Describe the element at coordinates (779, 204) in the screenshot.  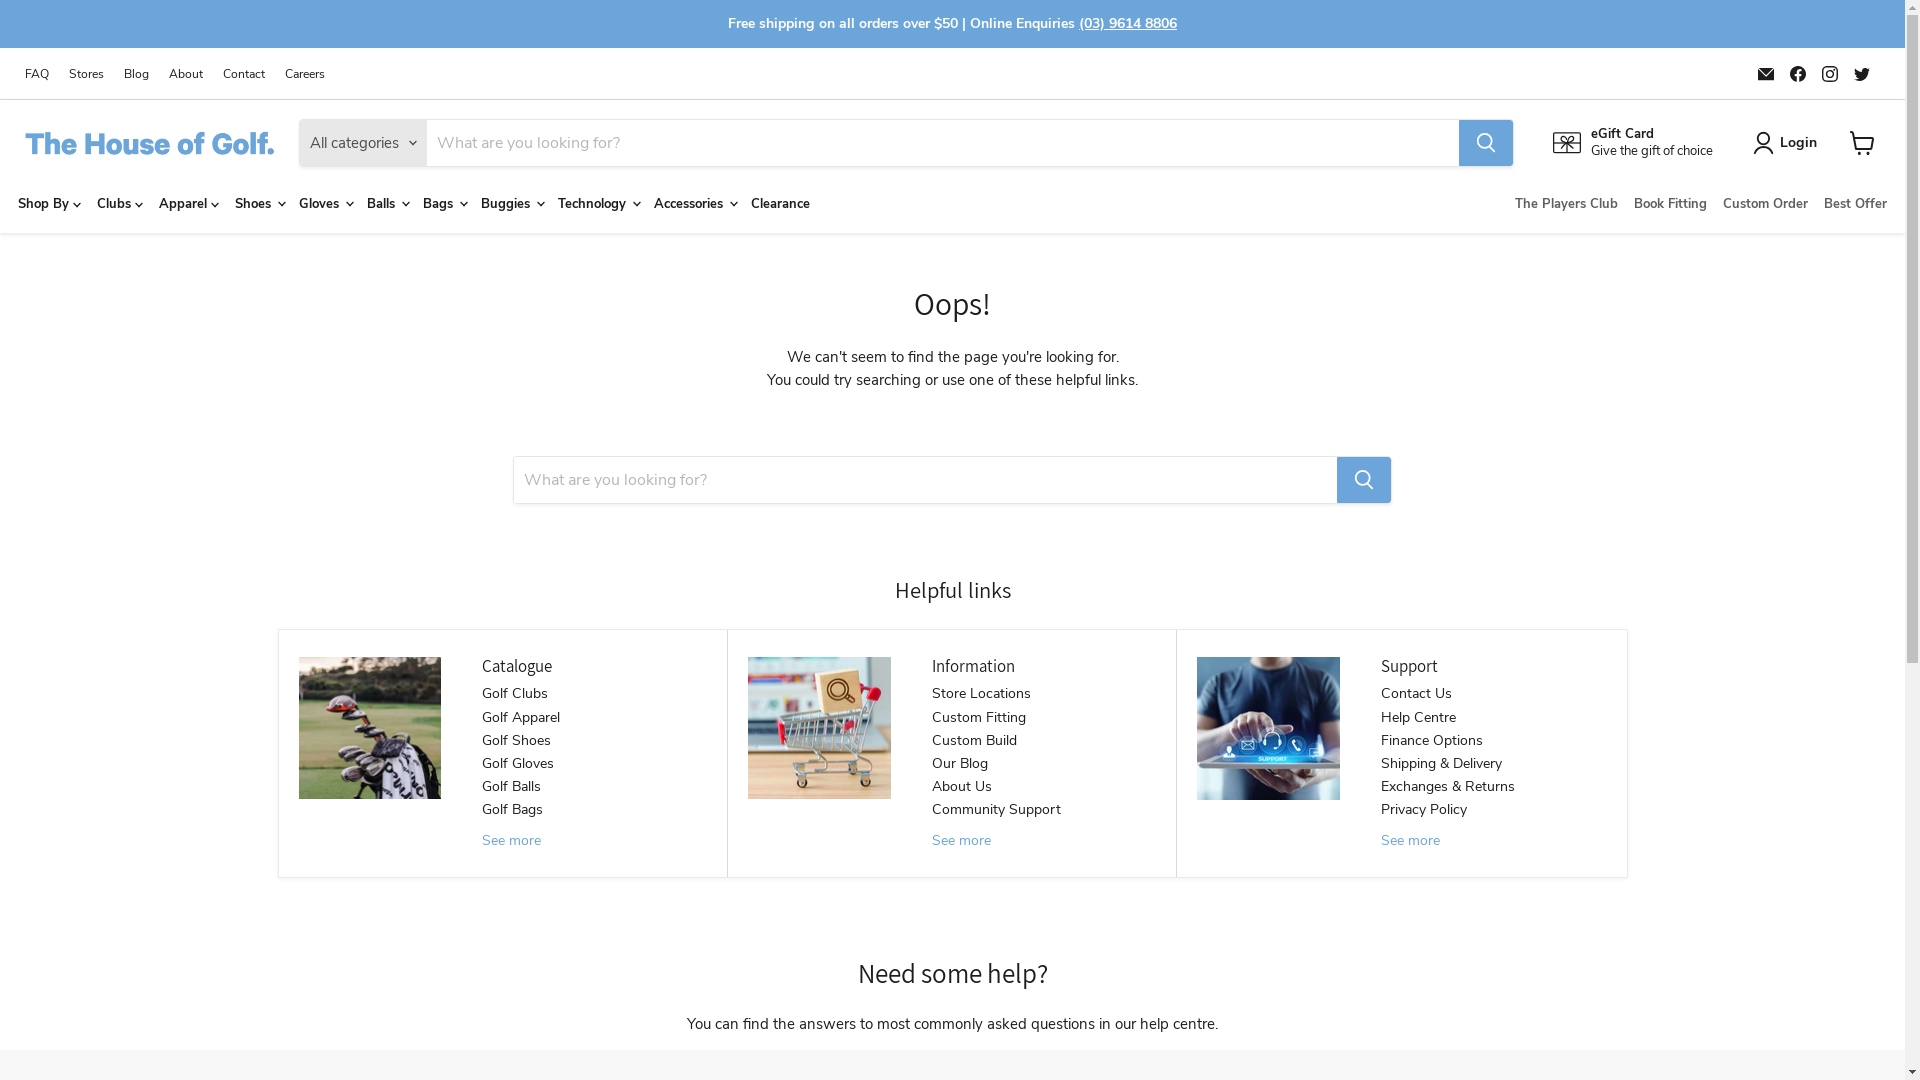
I see `'Clearance'` at that location.